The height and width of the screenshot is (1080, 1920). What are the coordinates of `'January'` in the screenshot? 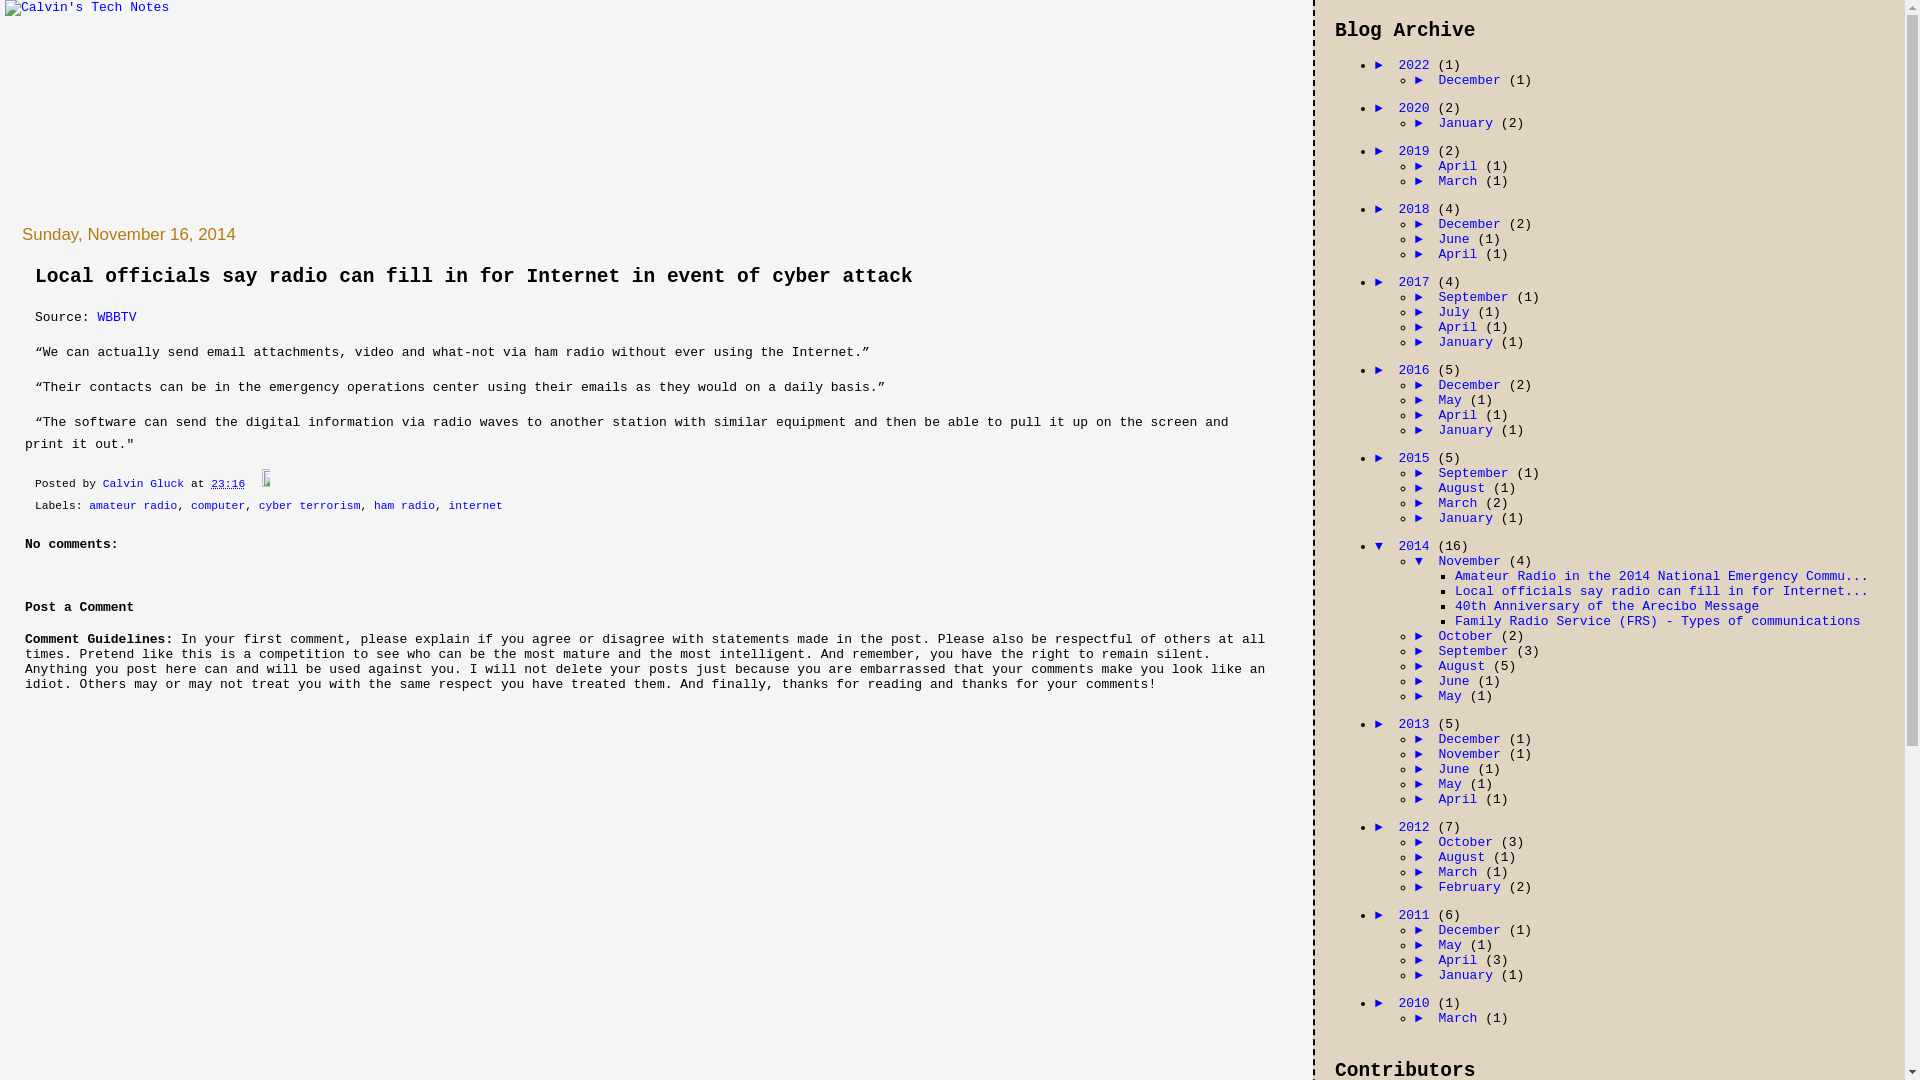 It's located at (1468, 123).